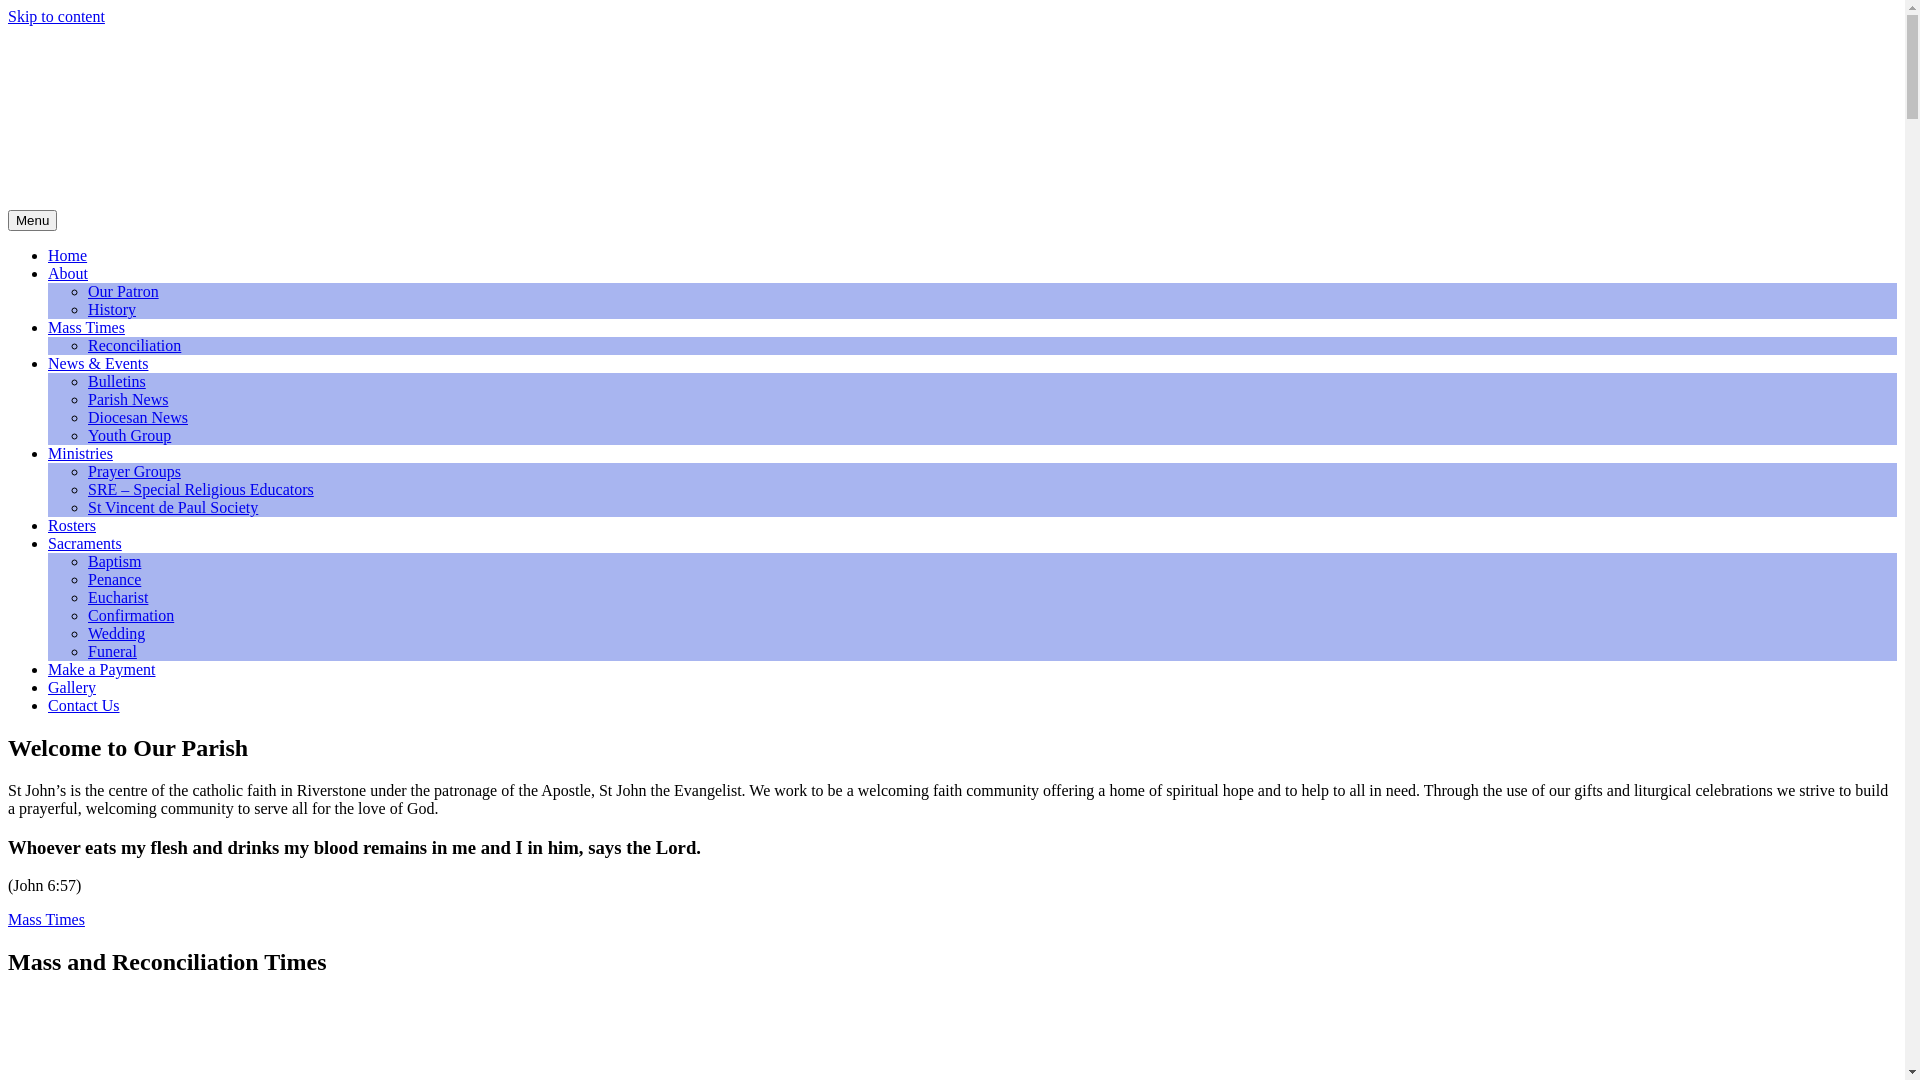 This screenshot has width=1920, height=1080. I want to click on 'Menu', so click(32, 220).